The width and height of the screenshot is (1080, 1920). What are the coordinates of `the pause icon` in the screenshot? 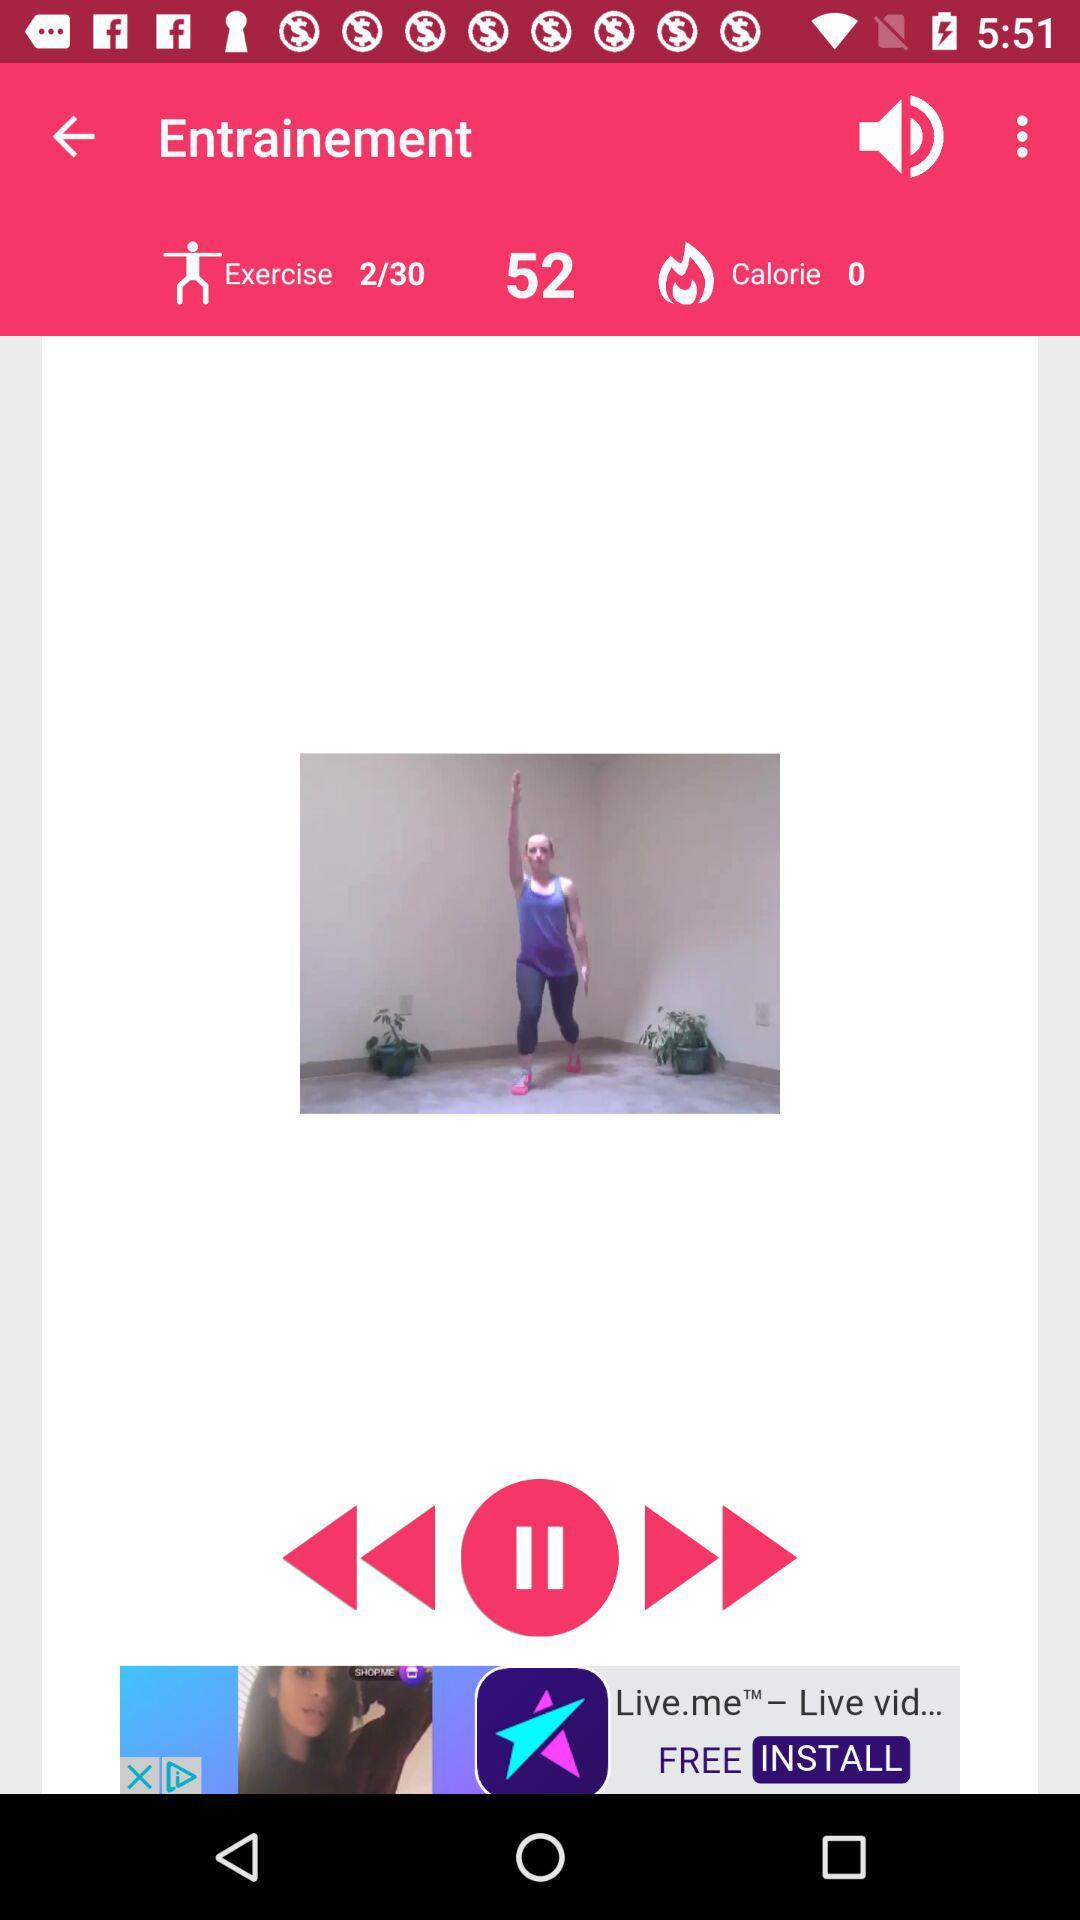 It's located at (540, 1556).